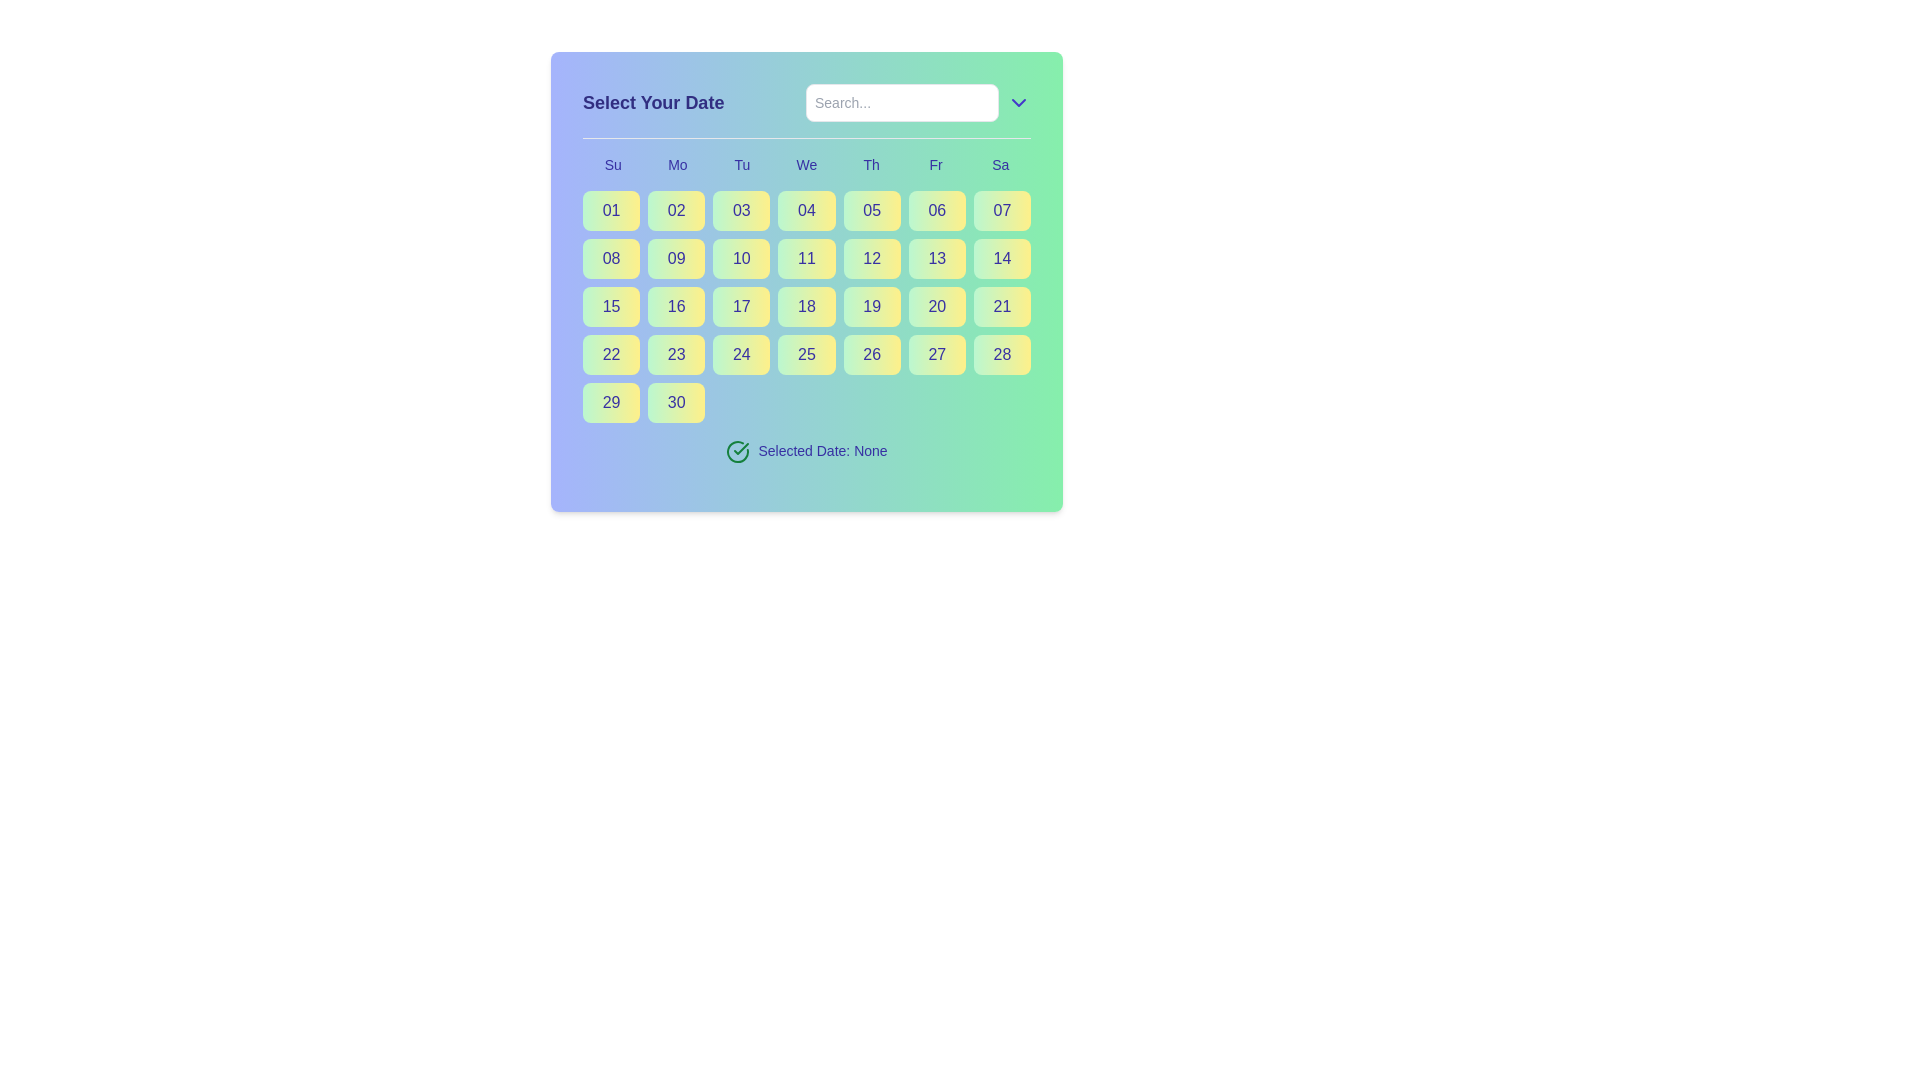 This screenshot has height=1080, width=1920. I want to click on the rounded rectangular button labeled '24' with a gradient background transitioning from green to yellow located in the fourth row and fourth column of the grid, so click(740, 353).